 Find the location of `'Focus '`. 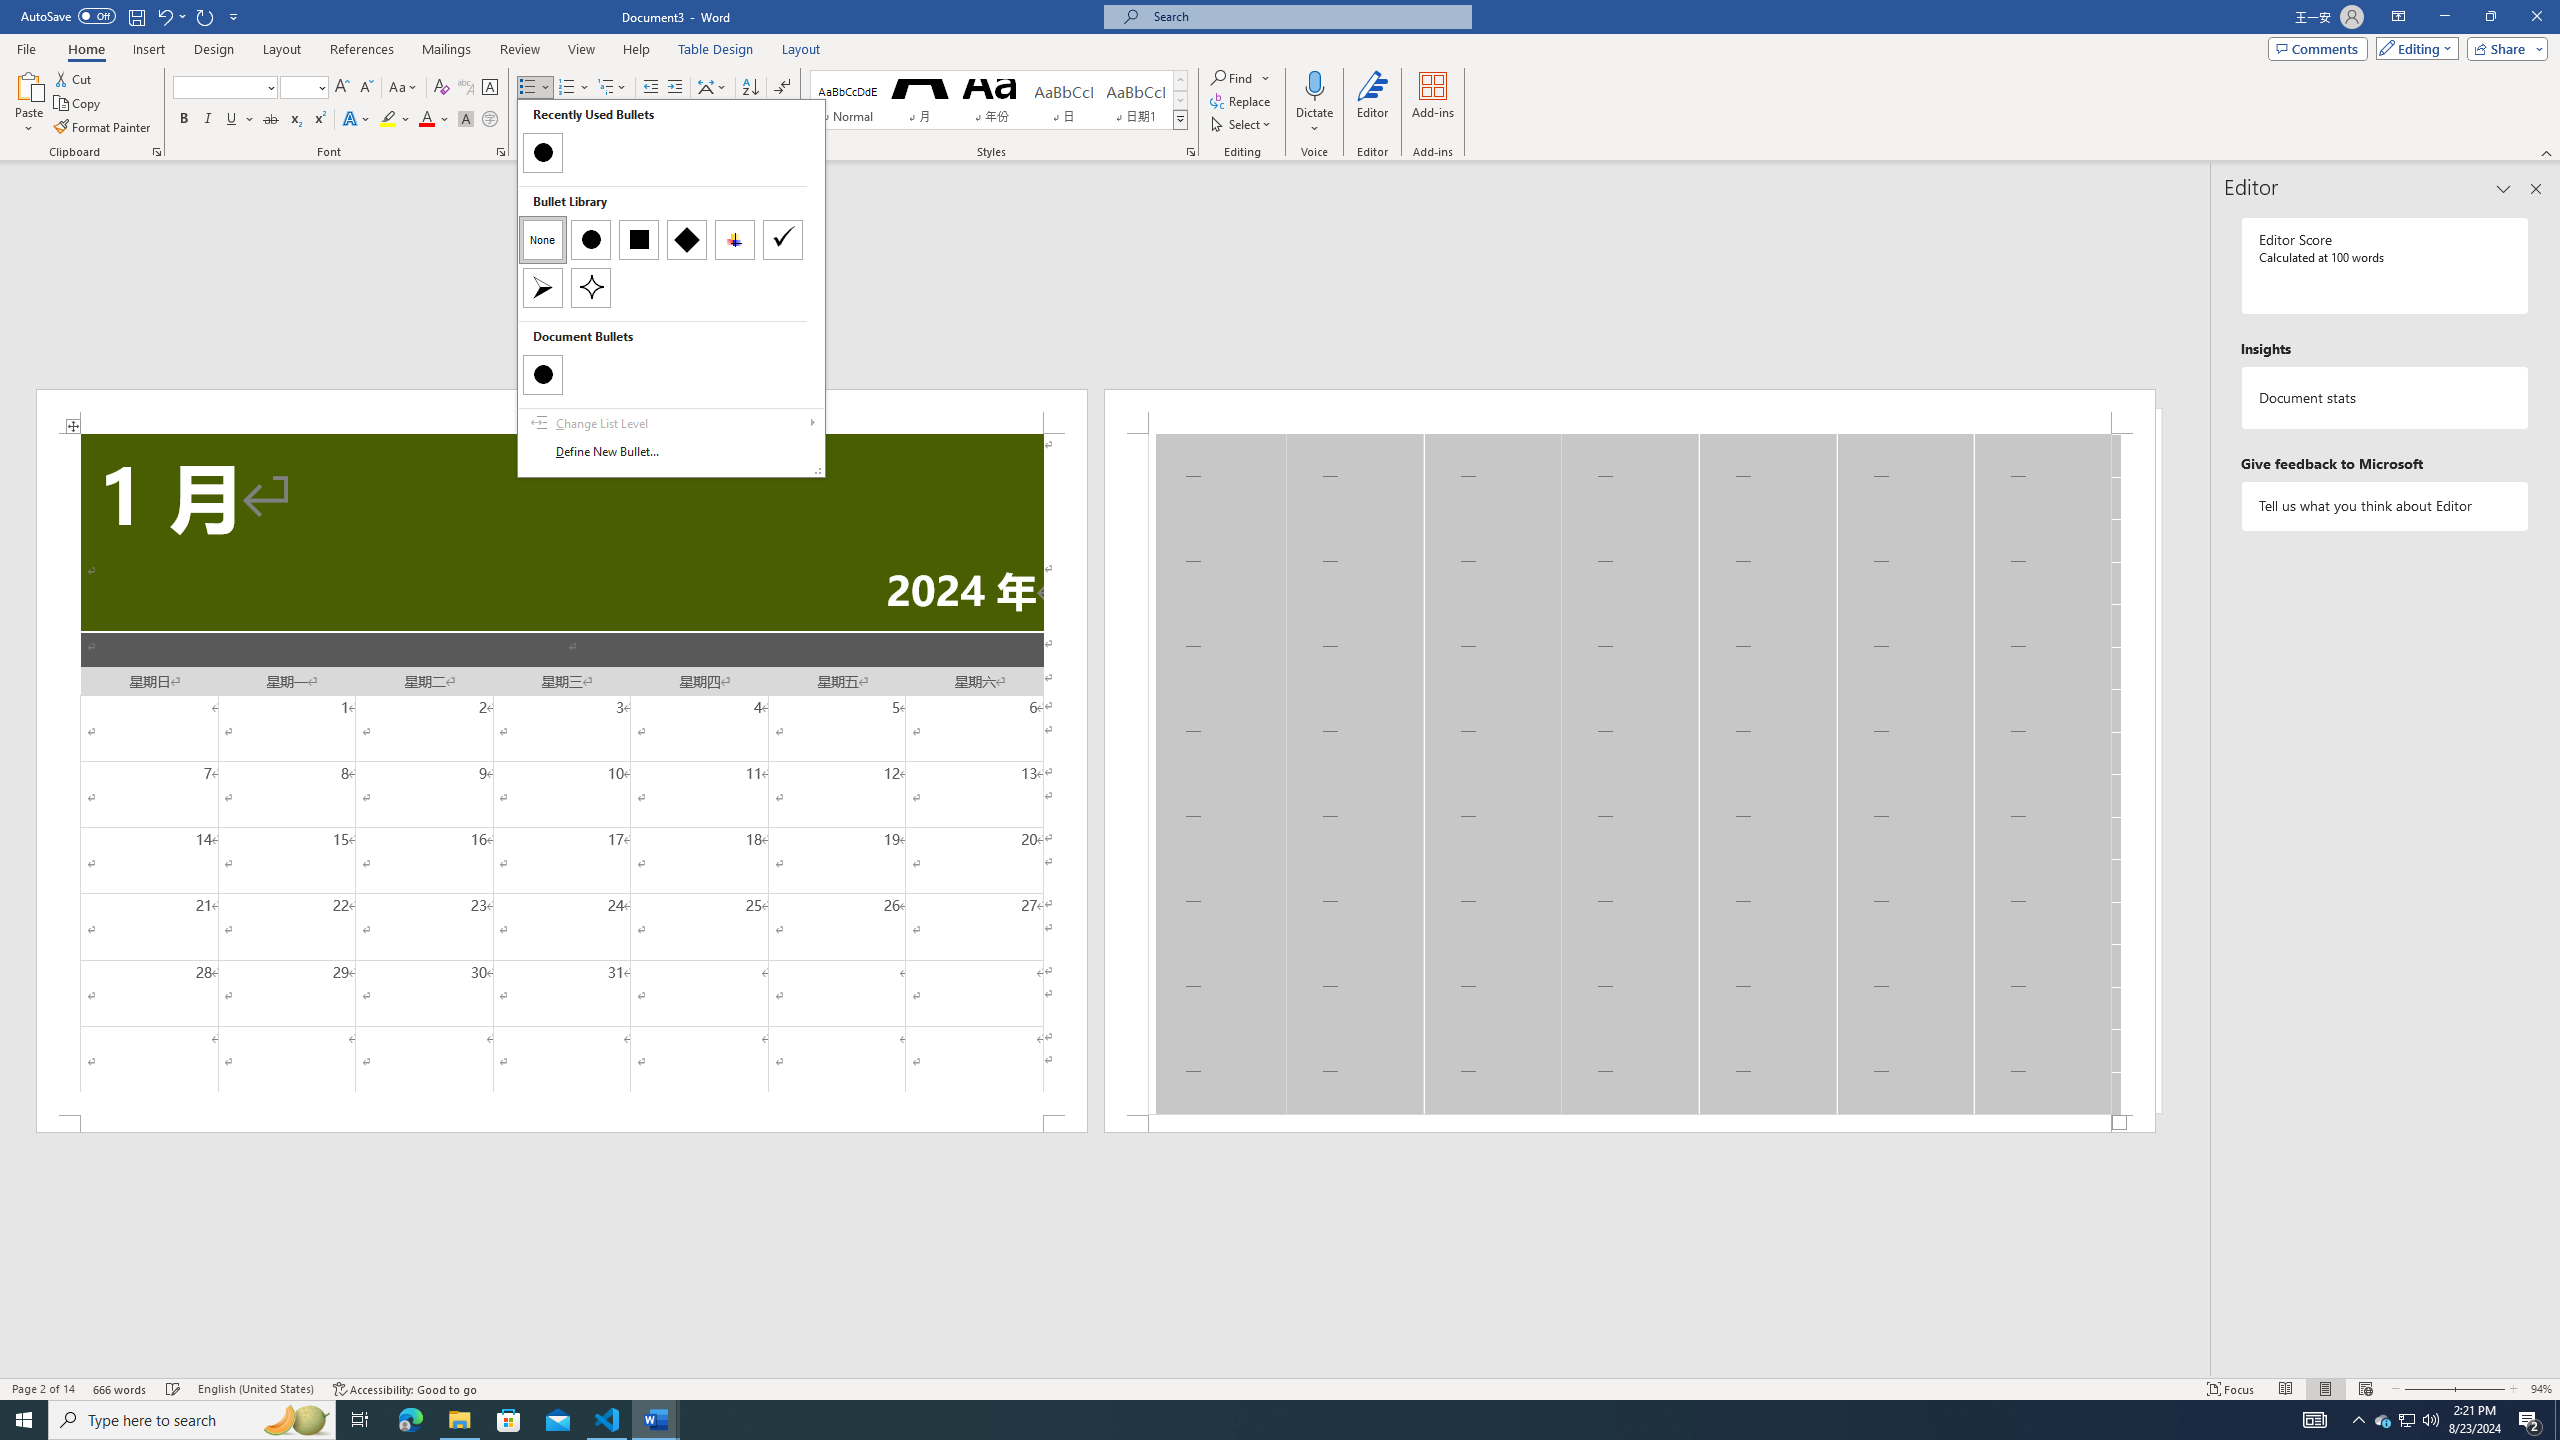

'Focus ' is located at coordinates (2230, 1389).